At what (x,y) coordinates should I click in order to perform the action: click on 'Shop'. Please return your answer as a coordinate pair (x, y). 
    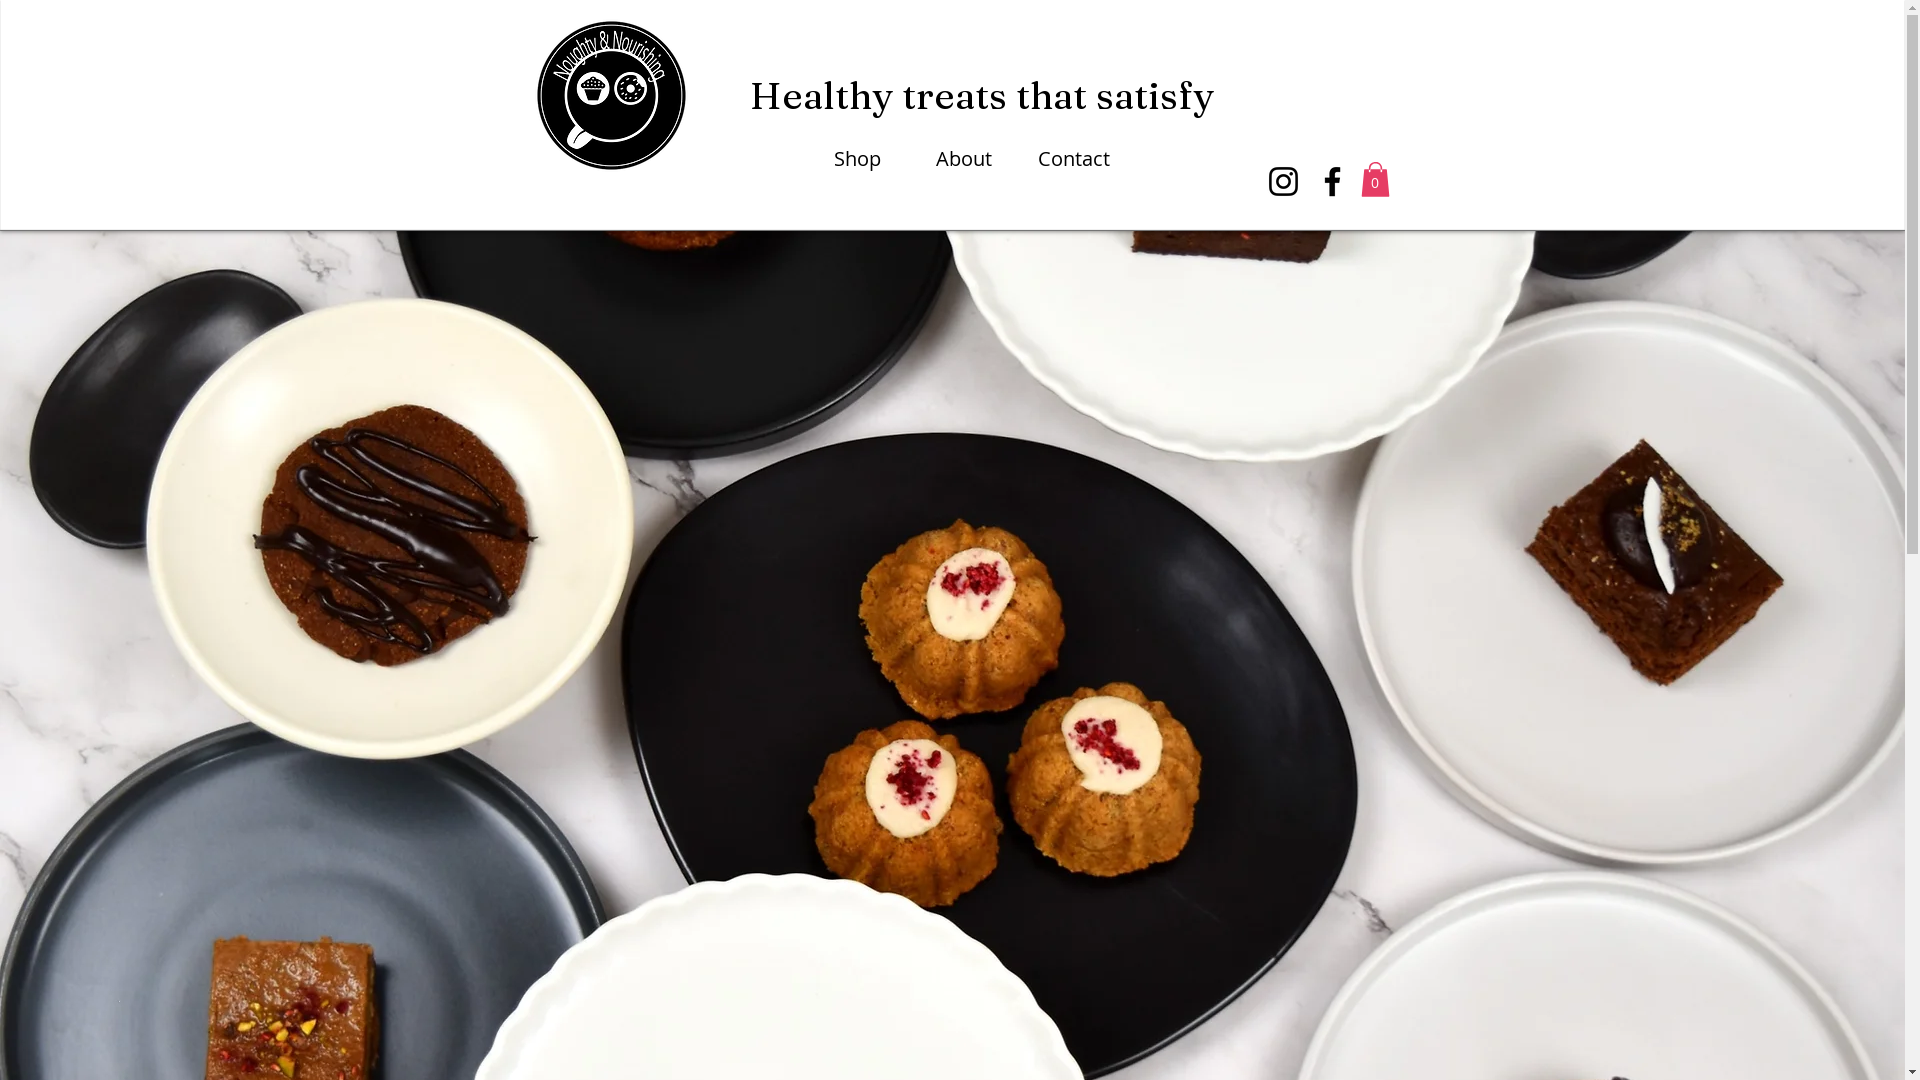
    Looking at the image, I should click on (868, 157).